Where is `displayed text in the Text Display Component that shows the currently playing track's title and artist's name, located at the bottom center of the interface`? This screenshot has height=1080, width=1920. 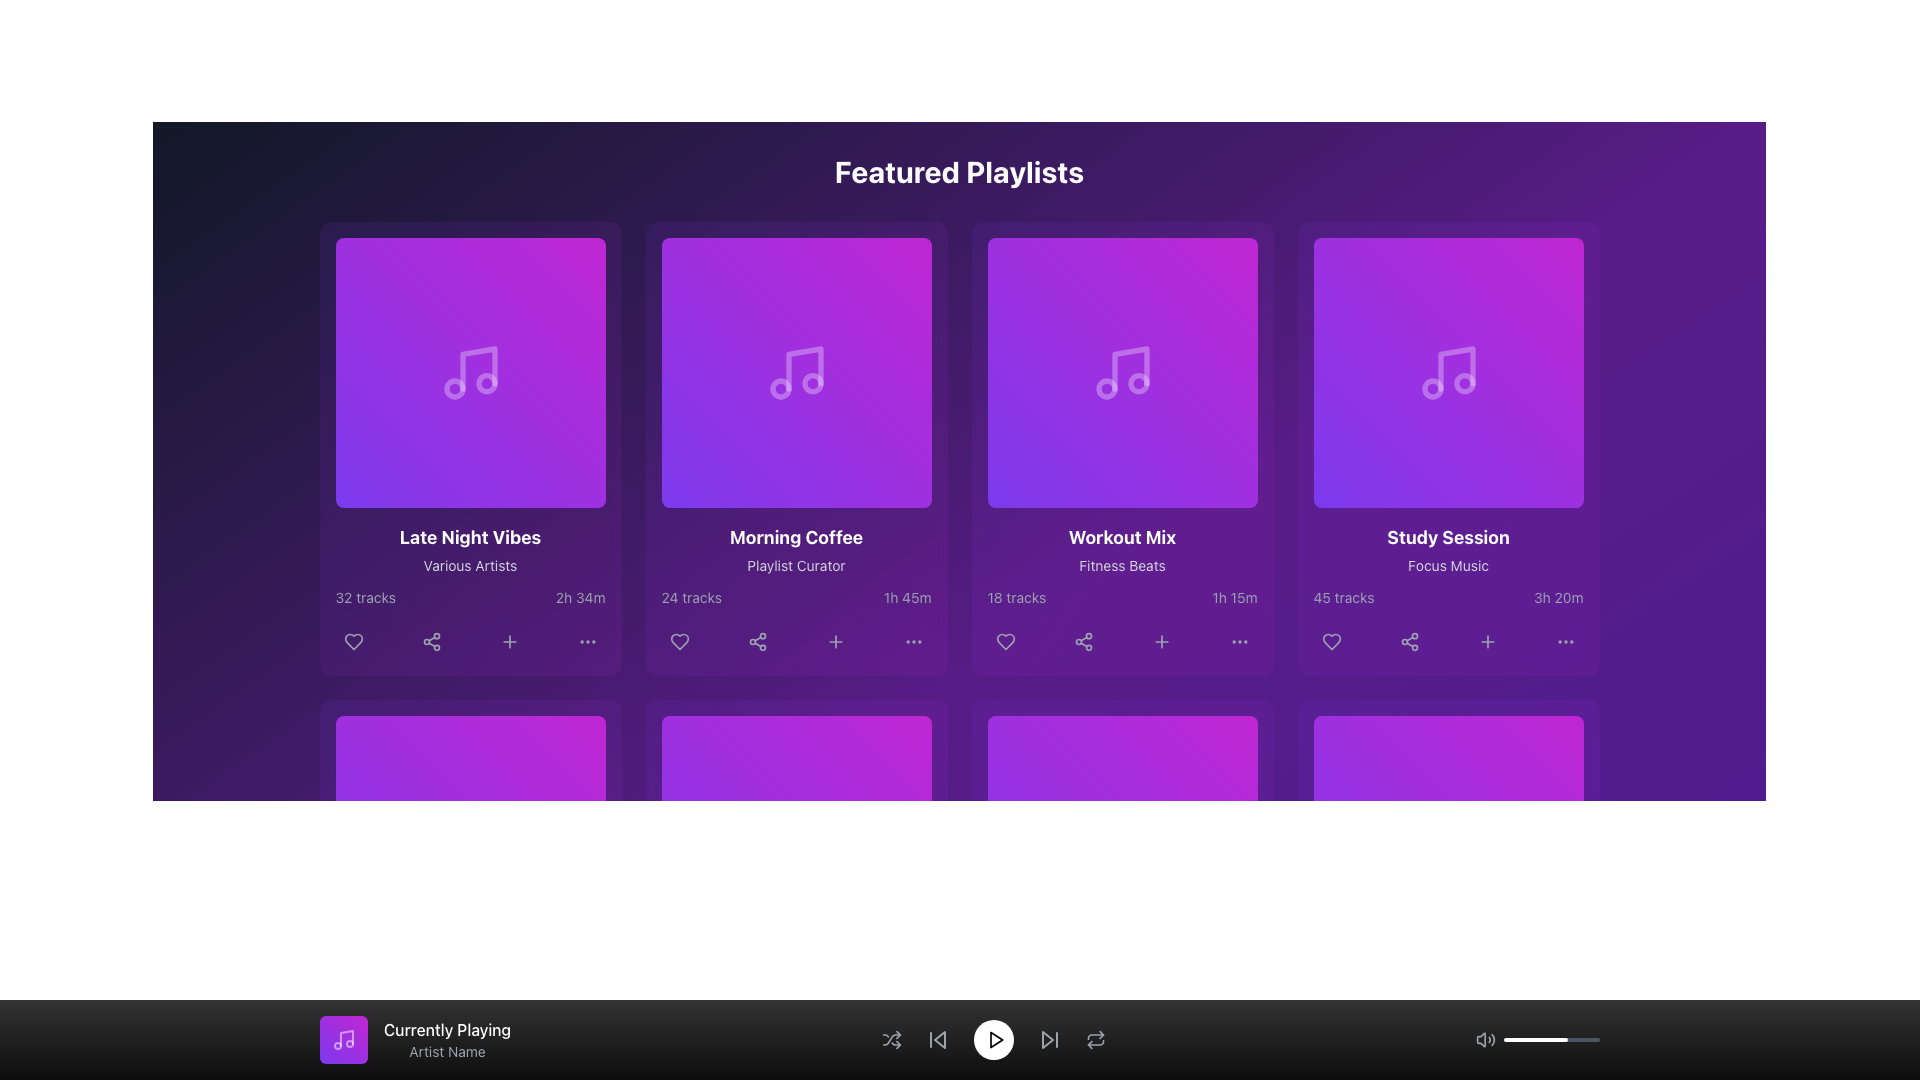 displayed text in the Text Display Component that shows the currently playing track's title and artist's name, located at the bottom center of the interface is located at coordinates (446, 1039).